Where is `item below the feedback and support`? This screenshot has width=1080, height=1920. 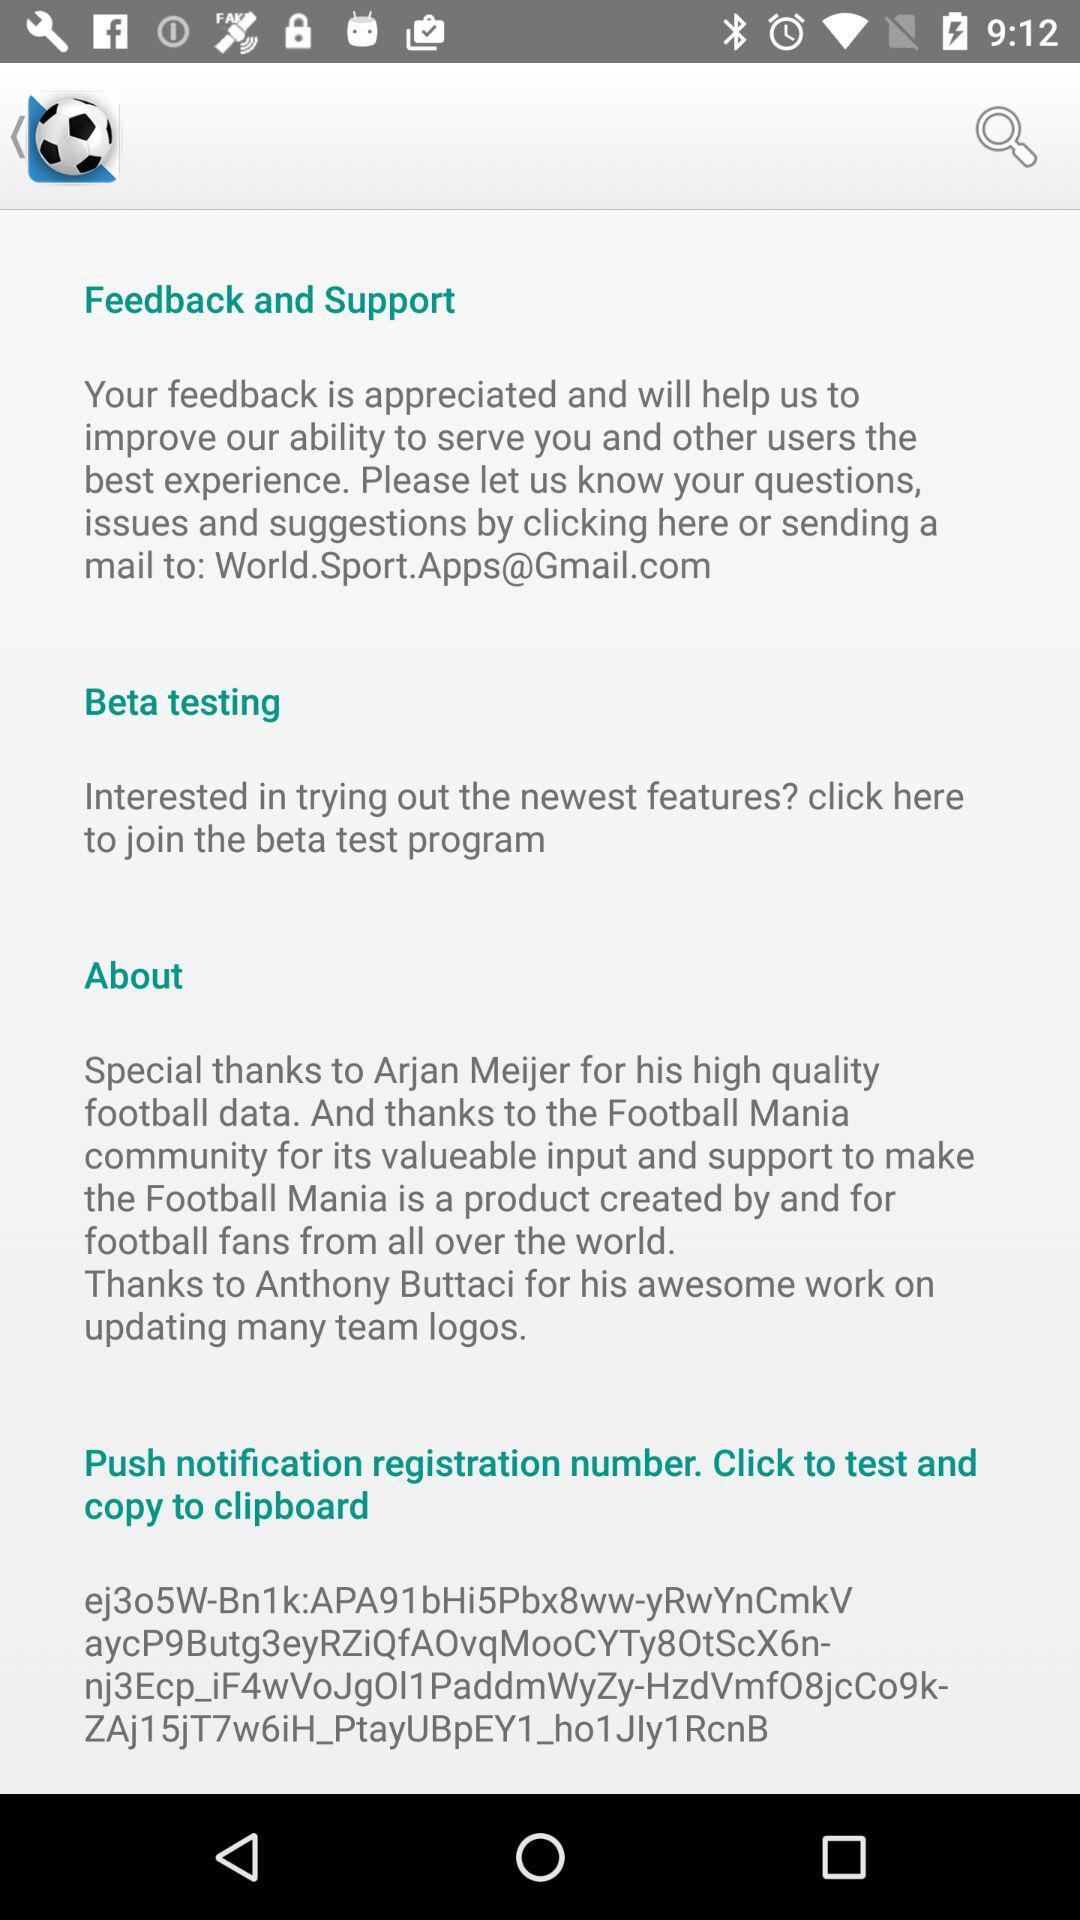
item below the feedback and support is located at coordinates (540, 477).